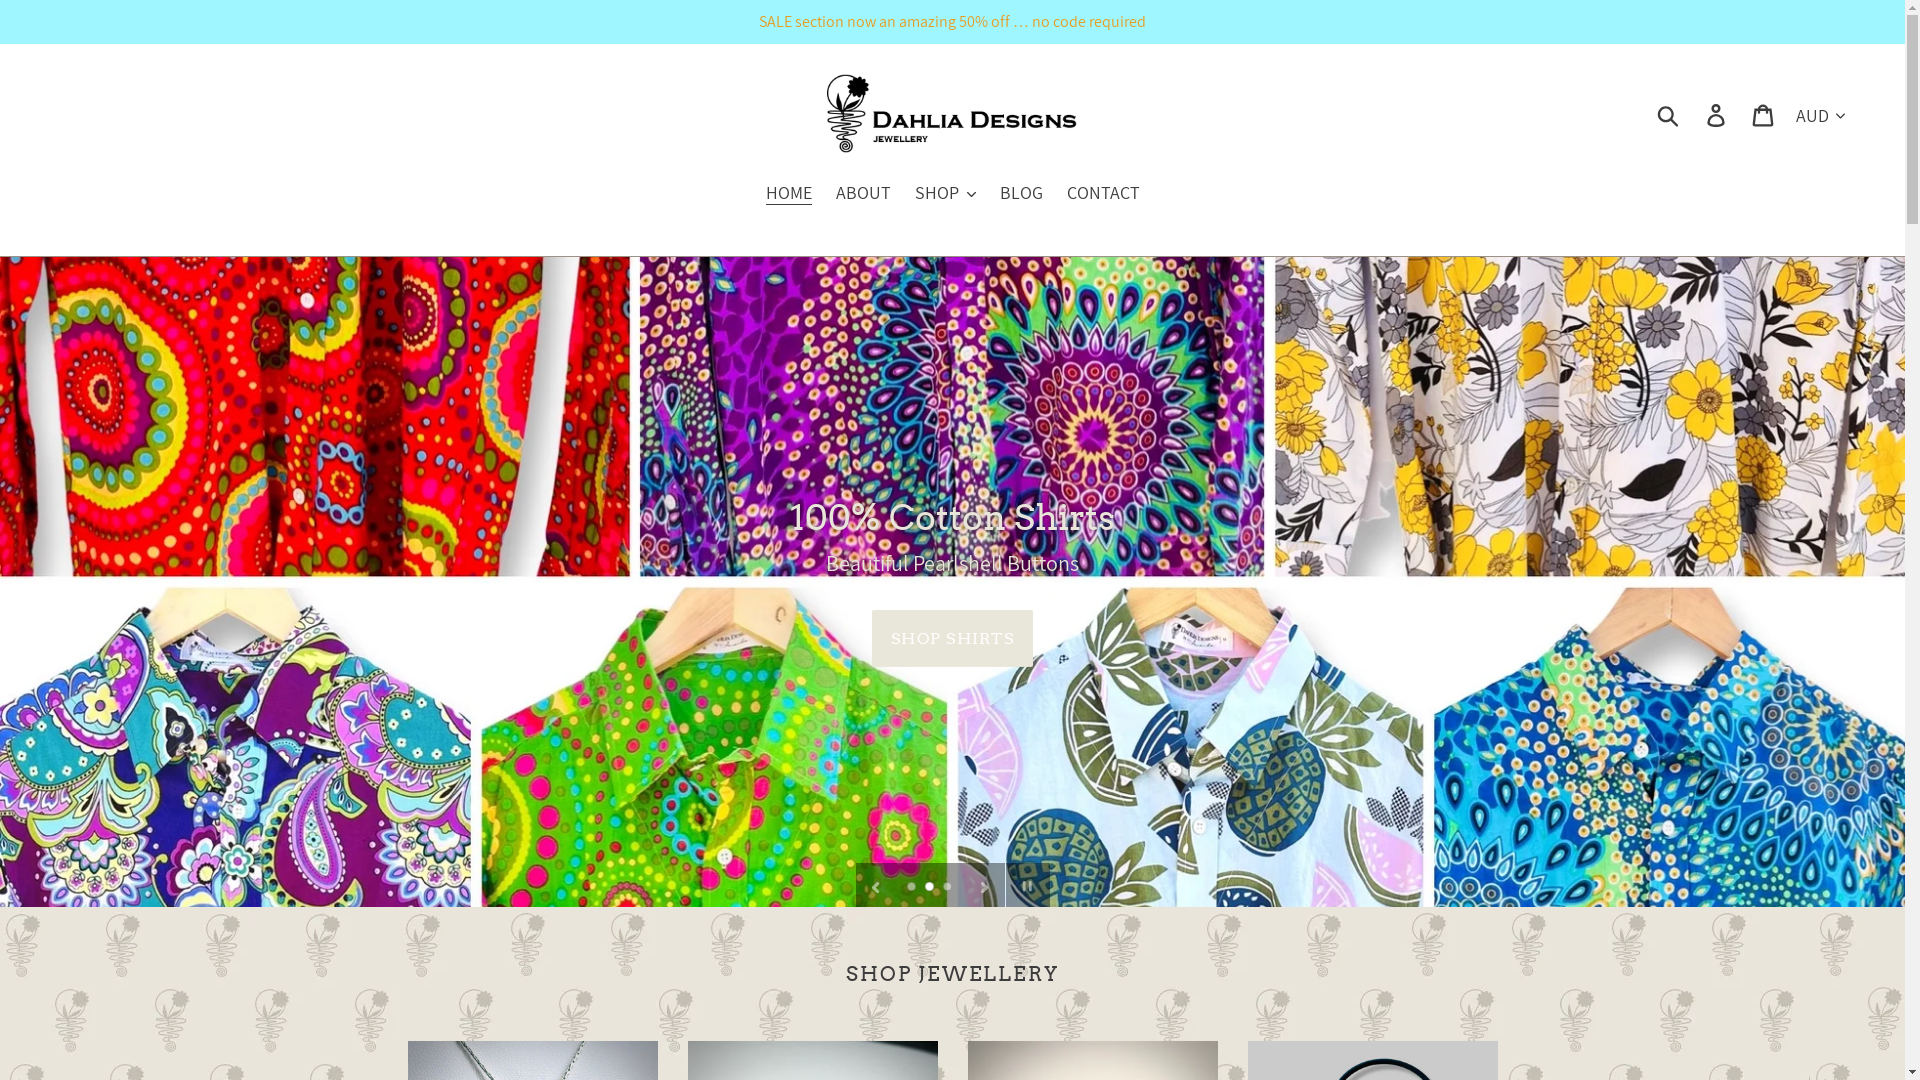 The height and width of the screenshot is (1080, 1920). I want to click on 'Submit', so click(1669, 114).